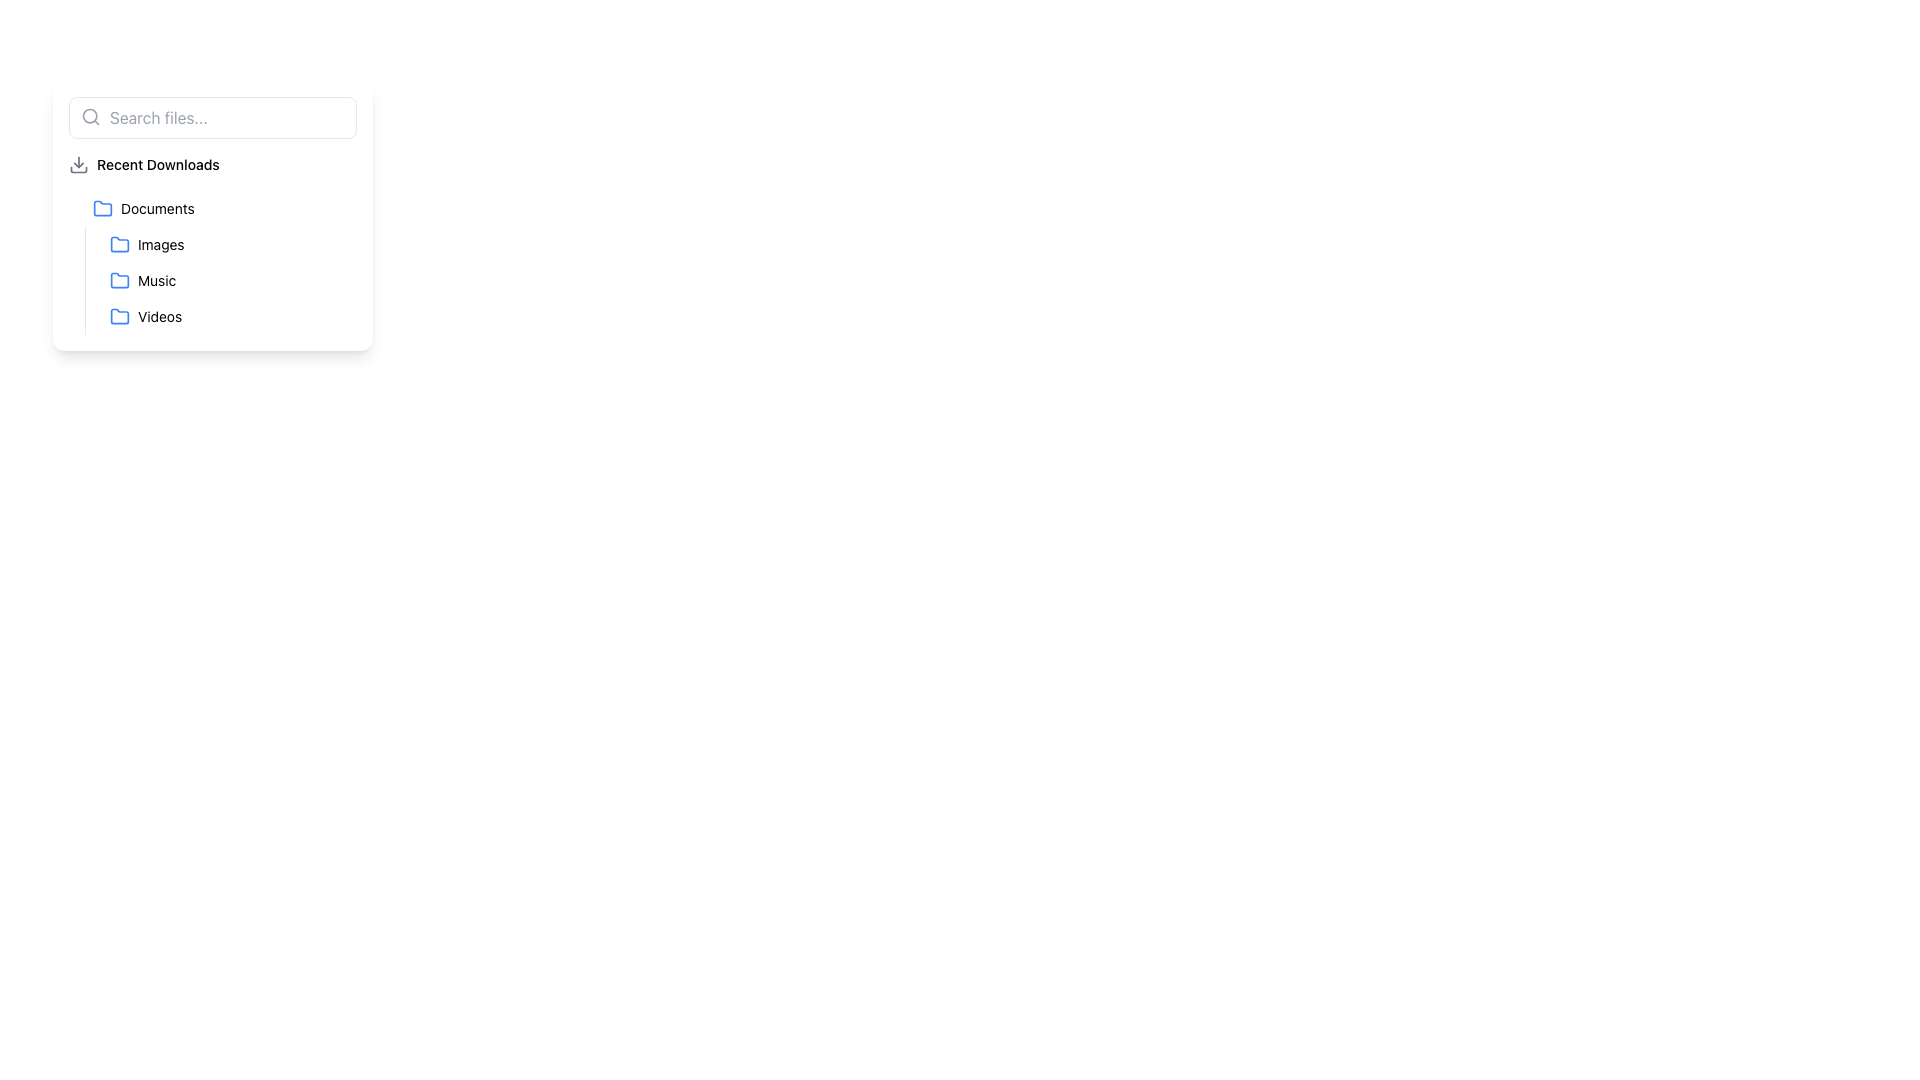 Image resolution: width=1920 pixels, height=1080 pixels. Describe the element at coordinates (220, 281) in the screenshot. I see `the 'Images' folder option in the vertical navigation menu, which is part of the sidebar labeled 'Recent Downloads'` at that location.